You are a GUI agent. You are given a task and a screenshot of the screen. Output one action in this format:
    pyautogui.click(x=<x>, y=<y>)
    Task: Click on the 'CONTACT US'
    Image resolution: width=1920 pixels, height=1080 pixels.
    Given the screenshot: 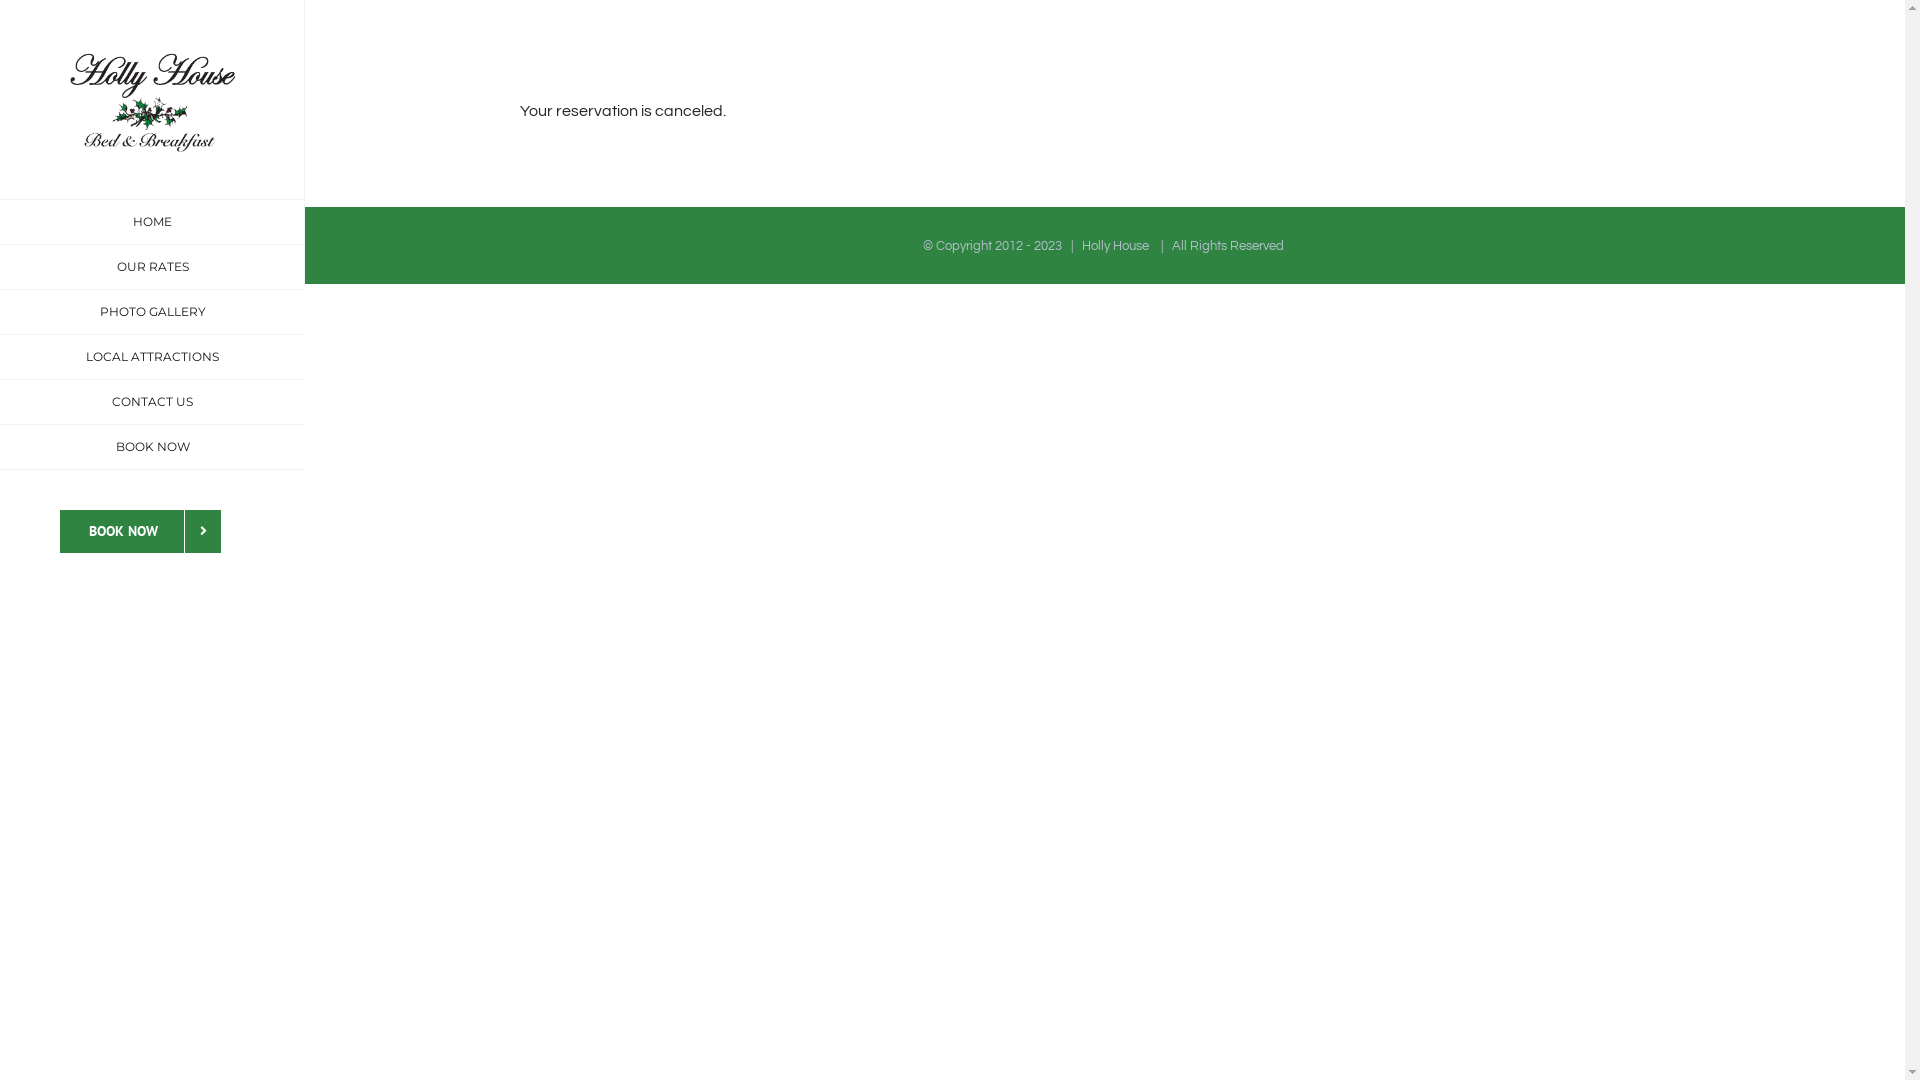 What is the action you would take?
    pyautogui.click(x=151, y=402)
    